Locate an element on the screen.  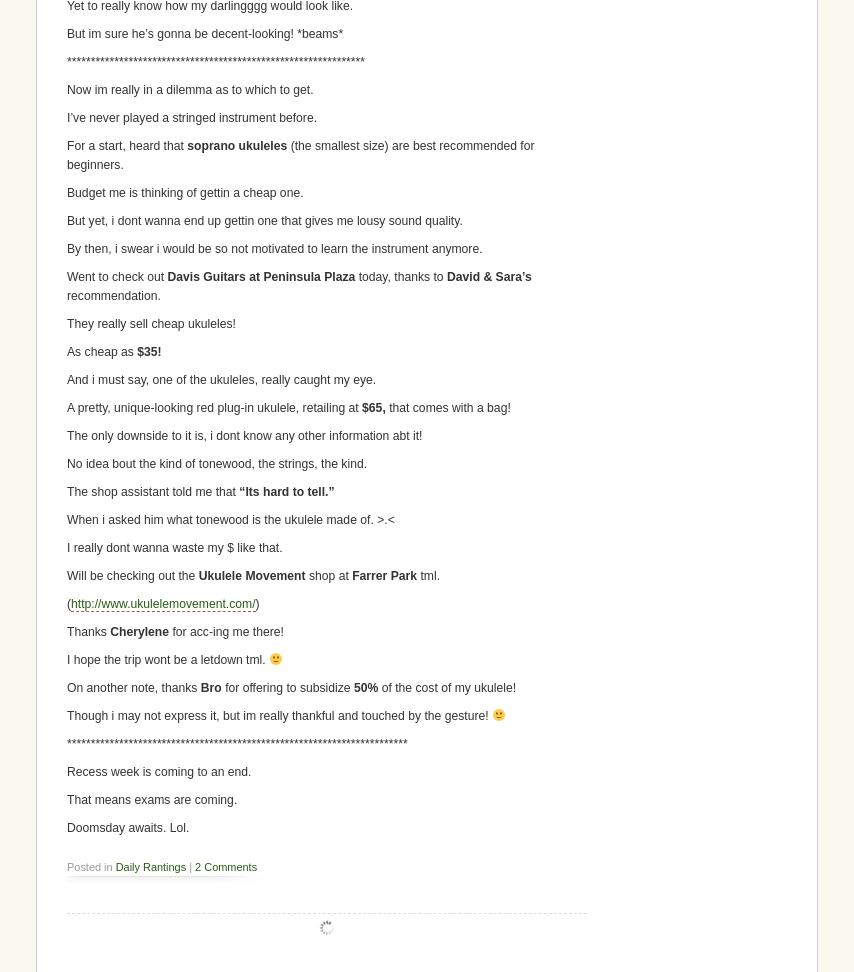
'for acc-ing me there!' is located at coordinates (225, 631).